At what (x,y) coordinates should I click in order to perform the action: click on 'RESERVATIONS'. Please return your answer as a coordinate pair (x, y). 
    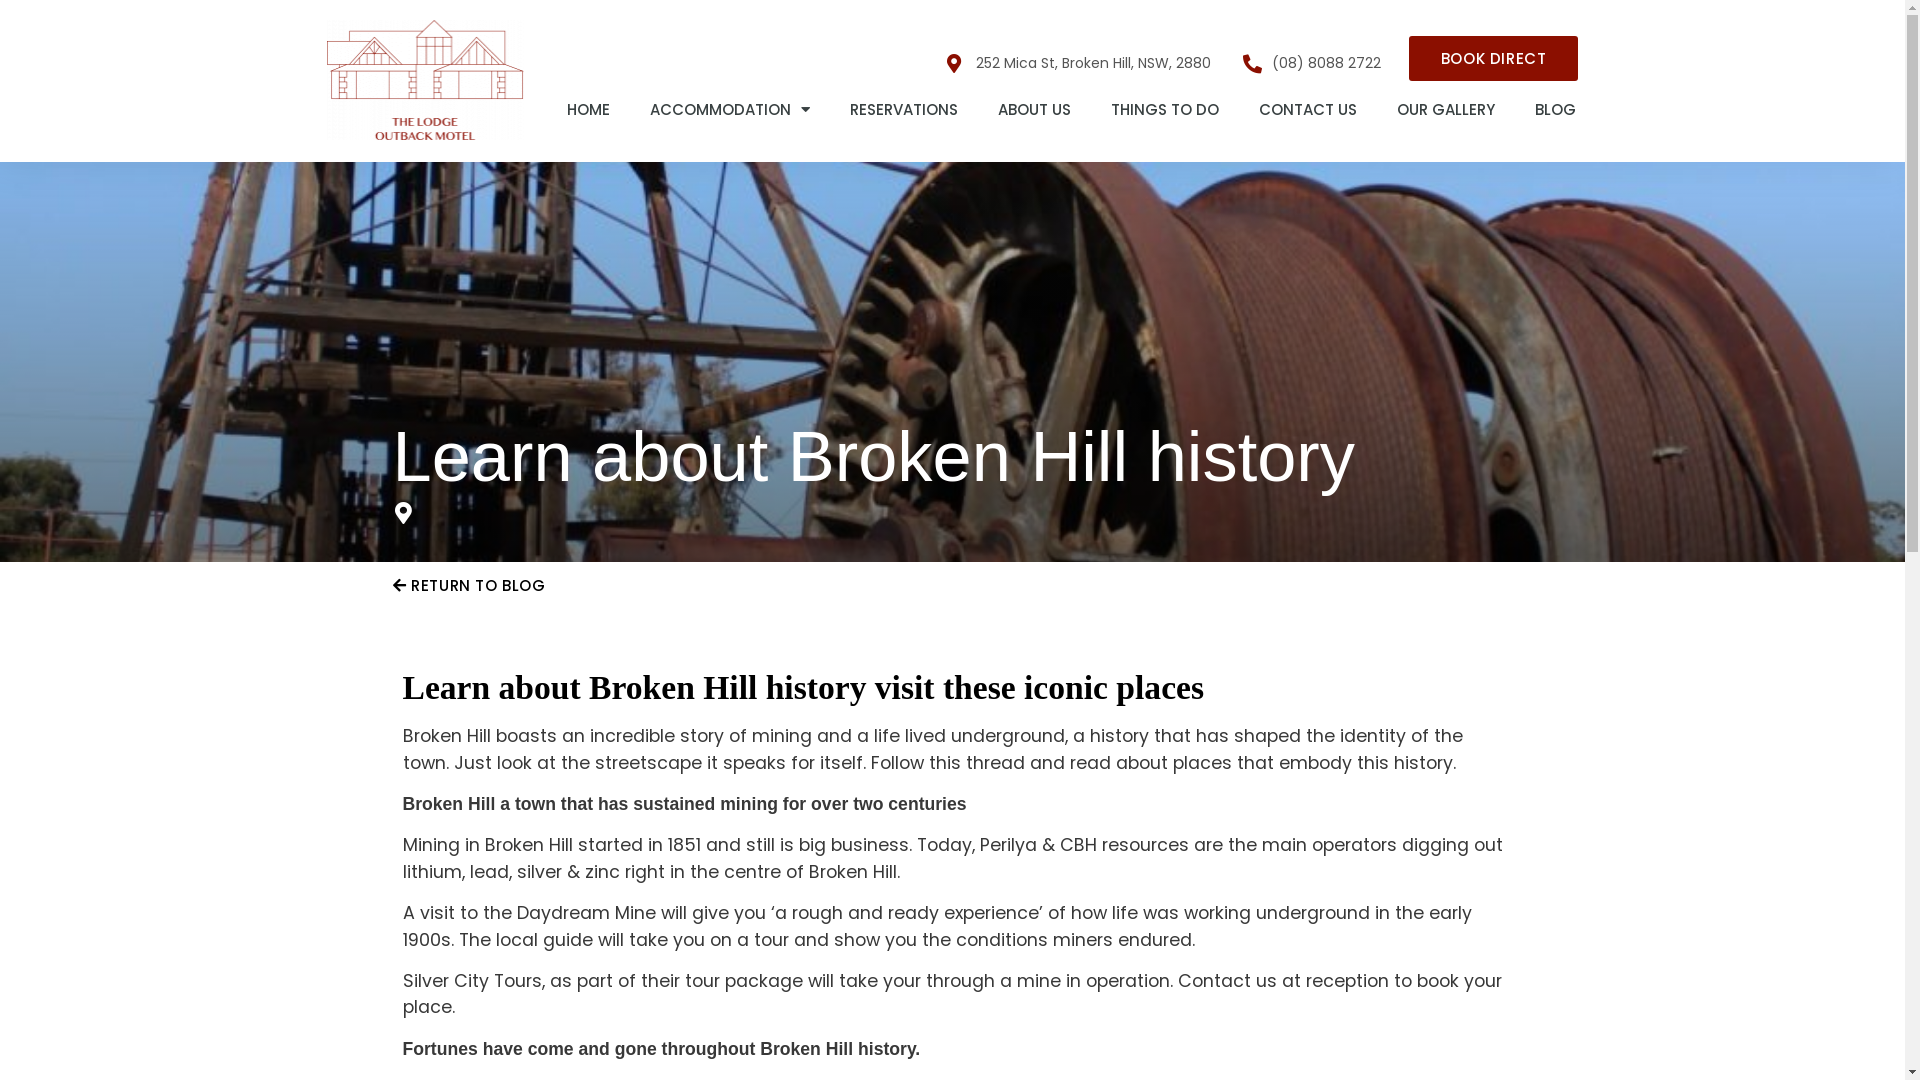
    Looking at the image, I should click on (902, 110).